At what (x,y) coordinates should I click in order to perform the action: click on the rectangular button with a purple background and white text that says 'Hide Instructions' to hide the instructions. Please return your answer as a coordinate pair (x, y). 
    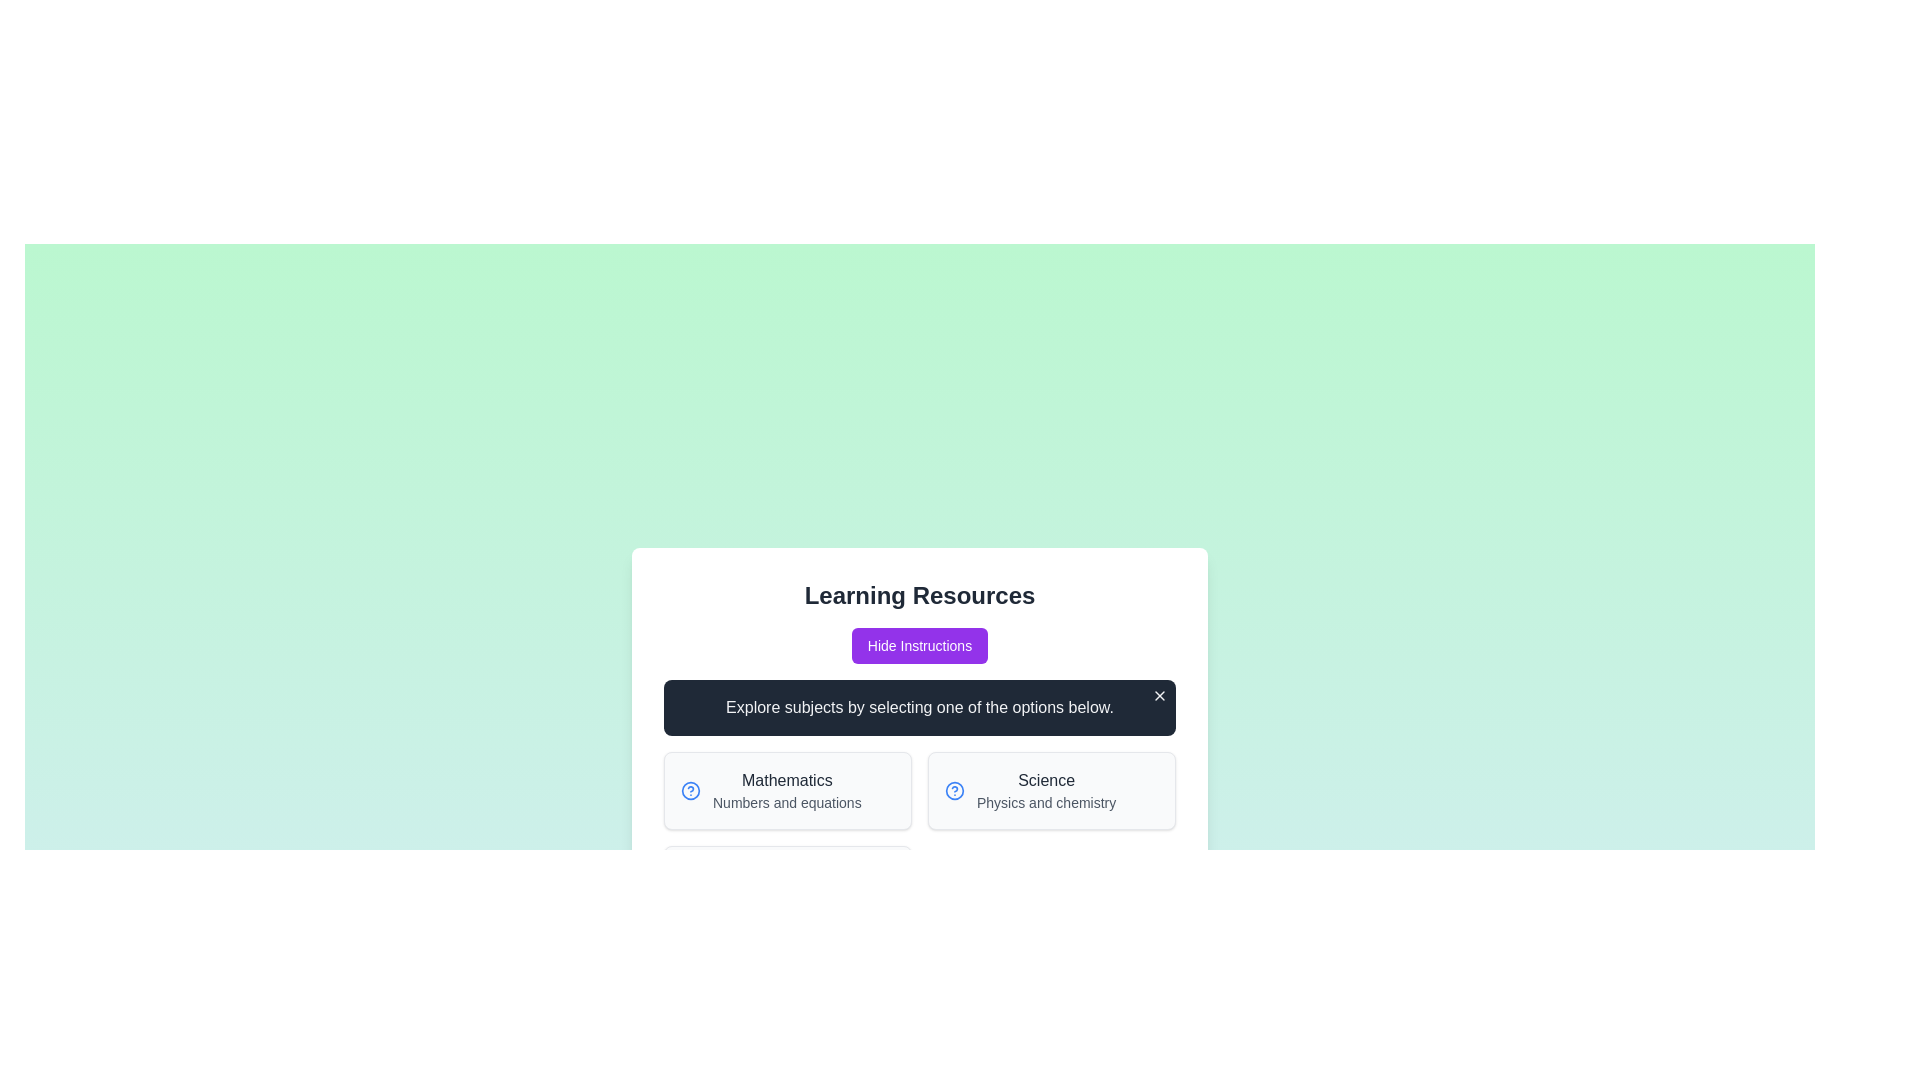
    Looking at the image, I should click on (919, 645).